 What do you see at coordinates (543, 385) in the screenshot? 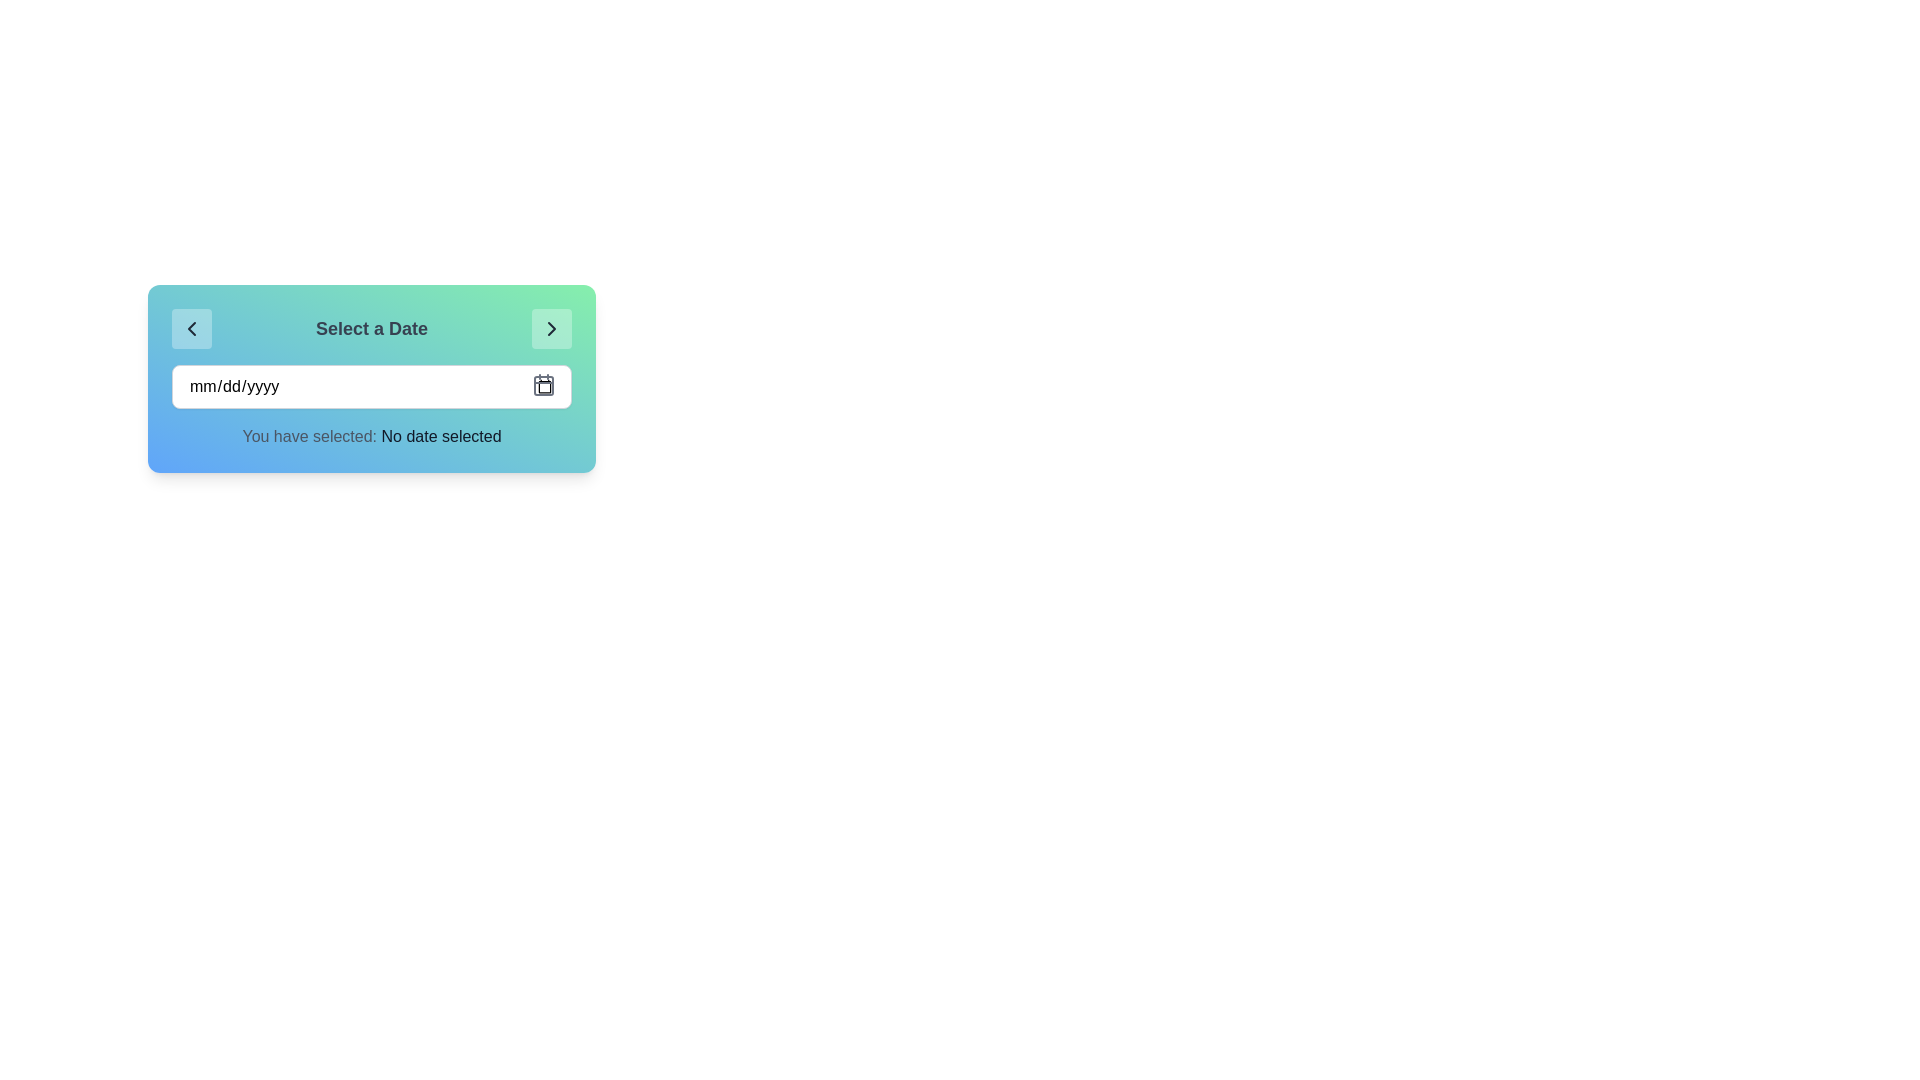
I see `the calendar icon button located at the top-right corner of the date input field` at bounding box center [543, 385].